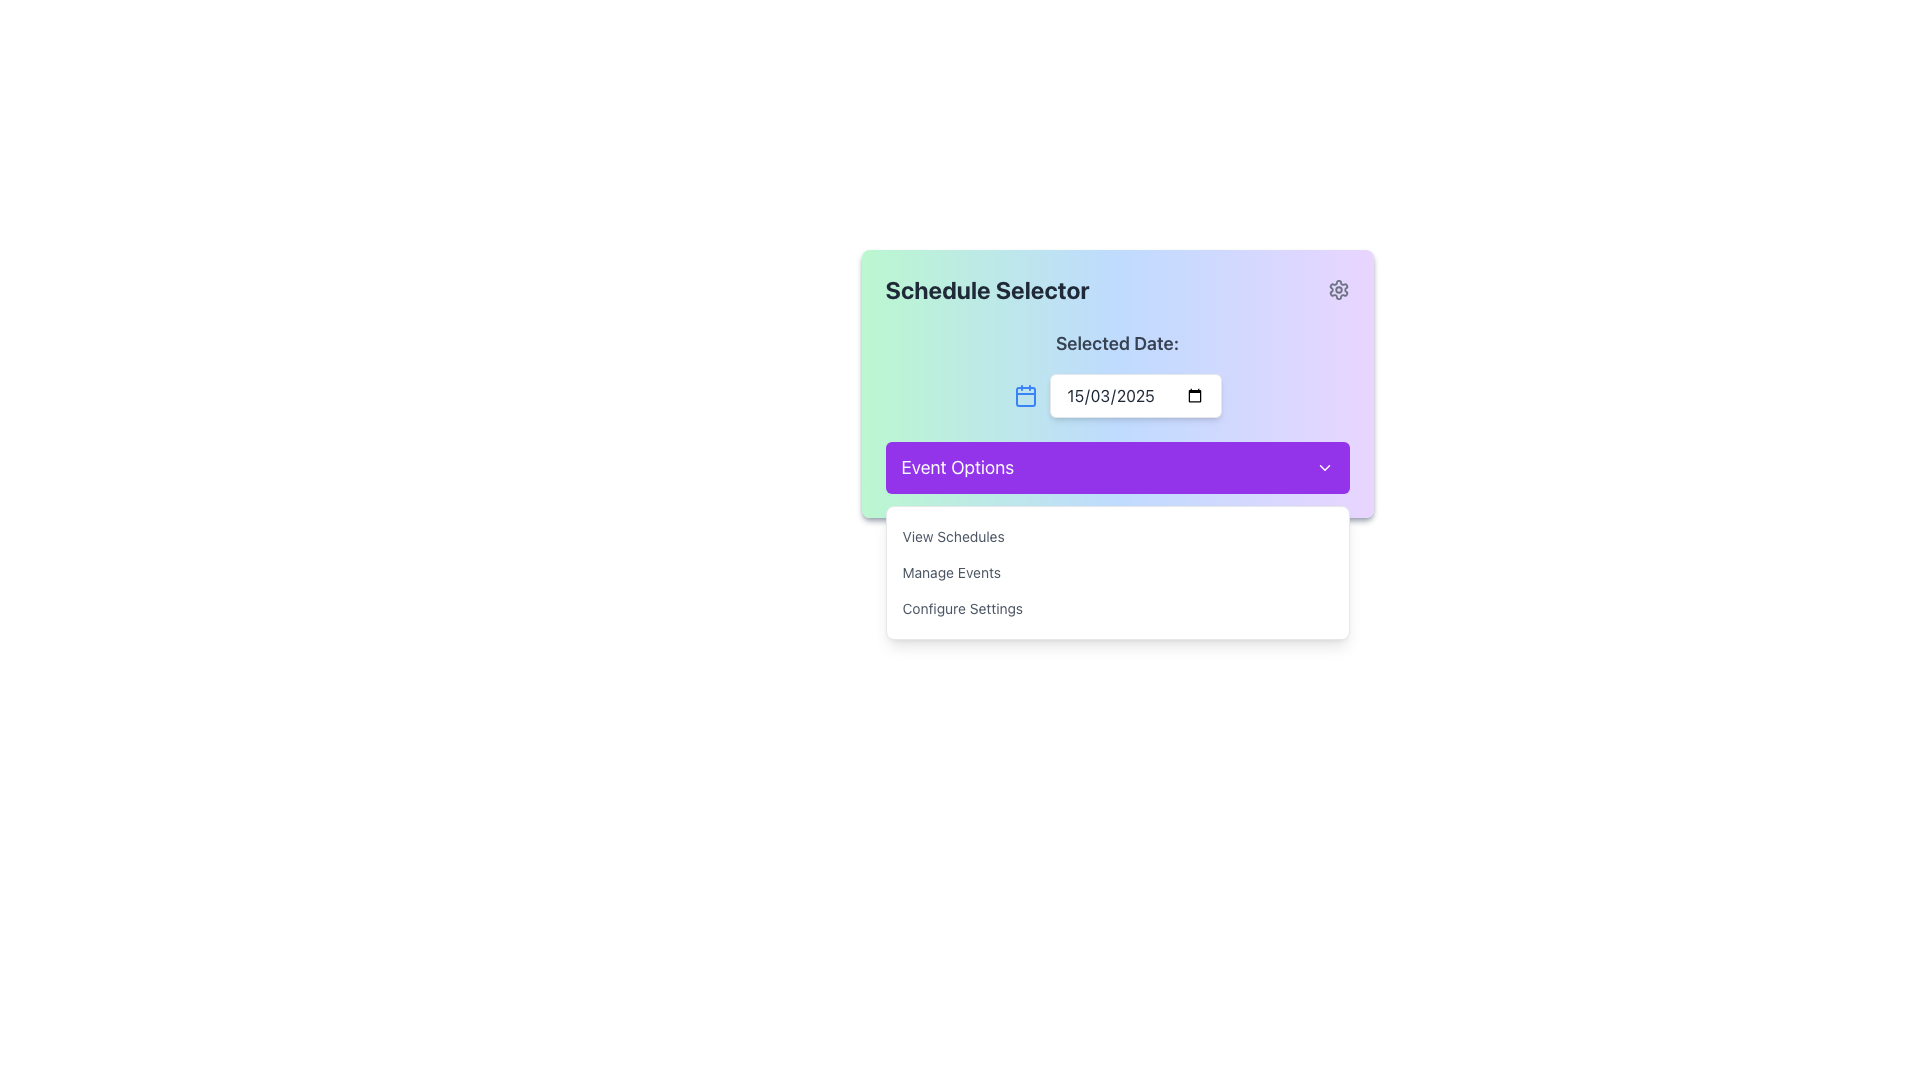 The height and width of the screenshot is (1080, 1920). What do you see at coordinates (1116, 573) in the screenshot?
I see `the second button in the dropdown menu below the 'Event Options' button` at bounding box center [1116, 573].